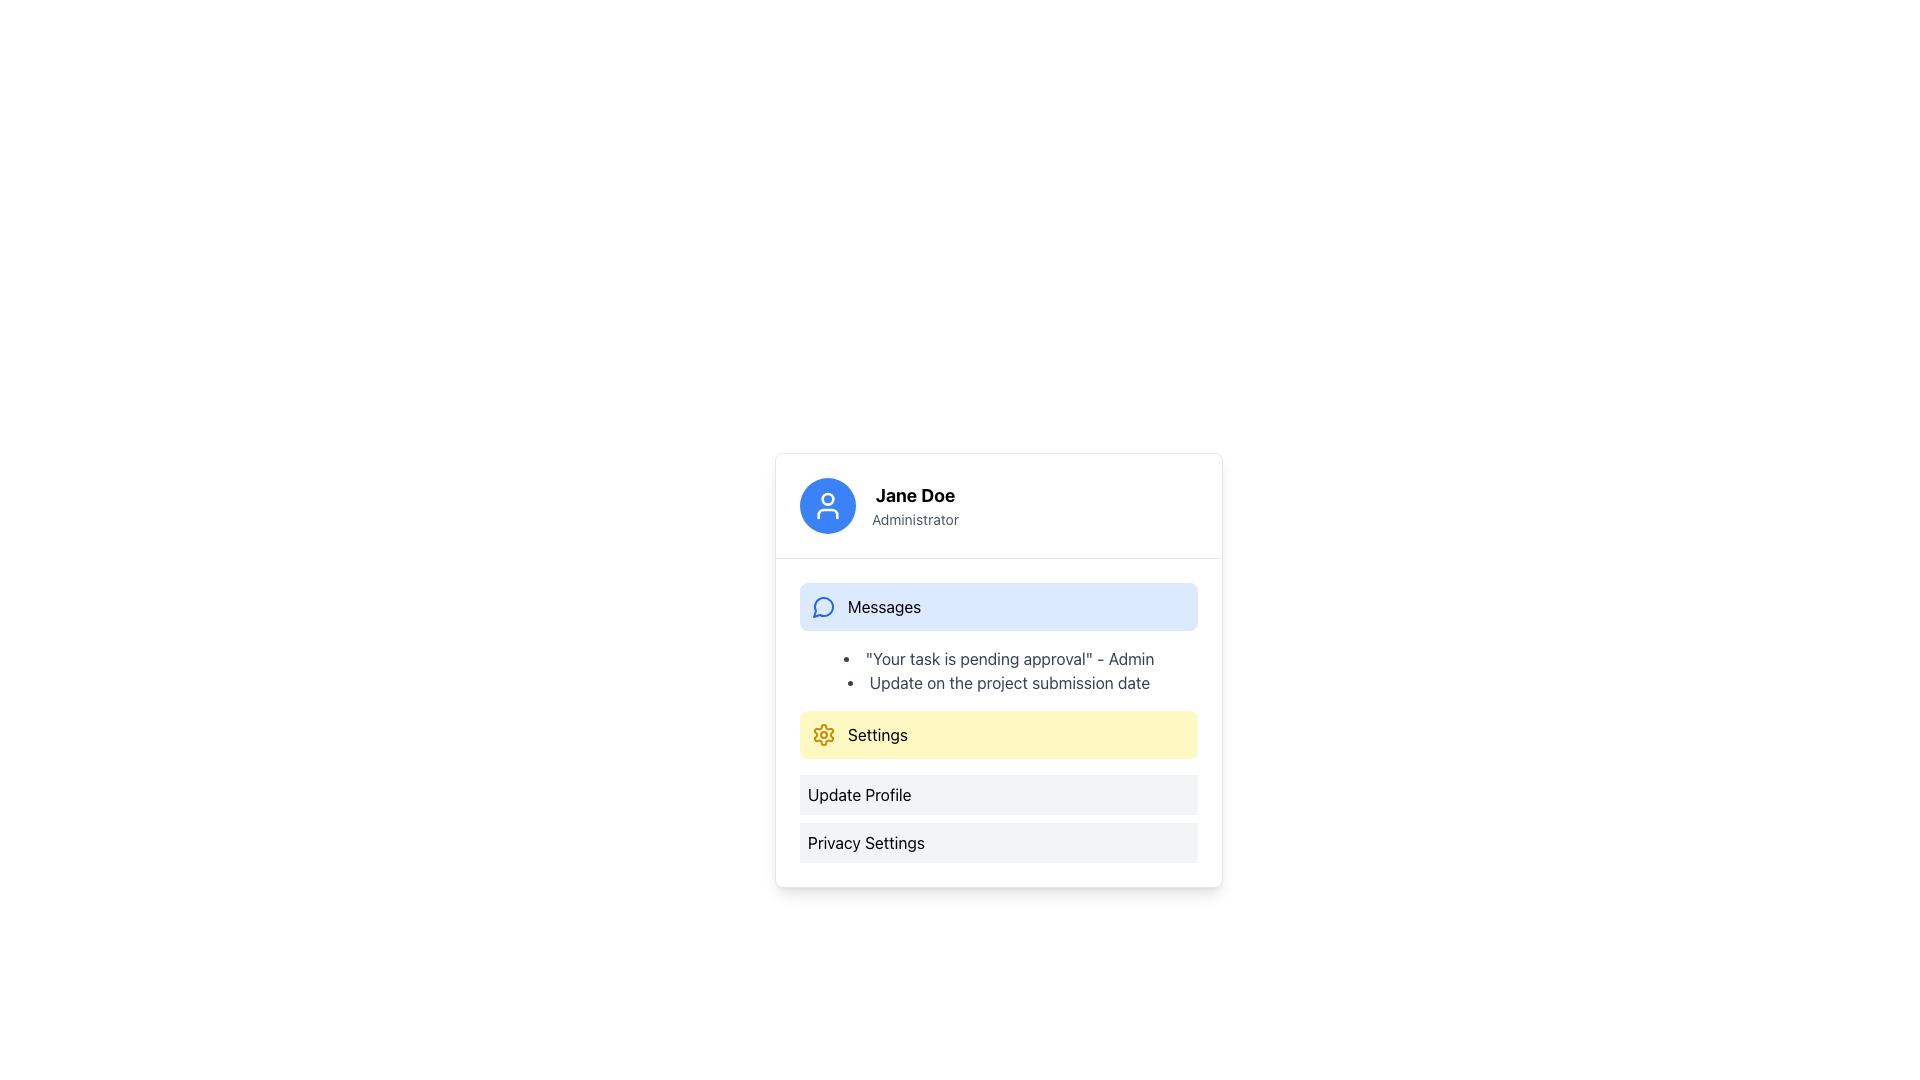 Image resolution: width=1920 pixels, height=1080 pixels. Describe the element at coordinates (998, 793) in the screenshot. I see `the profile update button located above the 'Privacy Settings' button in the lower section of the profile interface to initiate the profile update action` at that location.